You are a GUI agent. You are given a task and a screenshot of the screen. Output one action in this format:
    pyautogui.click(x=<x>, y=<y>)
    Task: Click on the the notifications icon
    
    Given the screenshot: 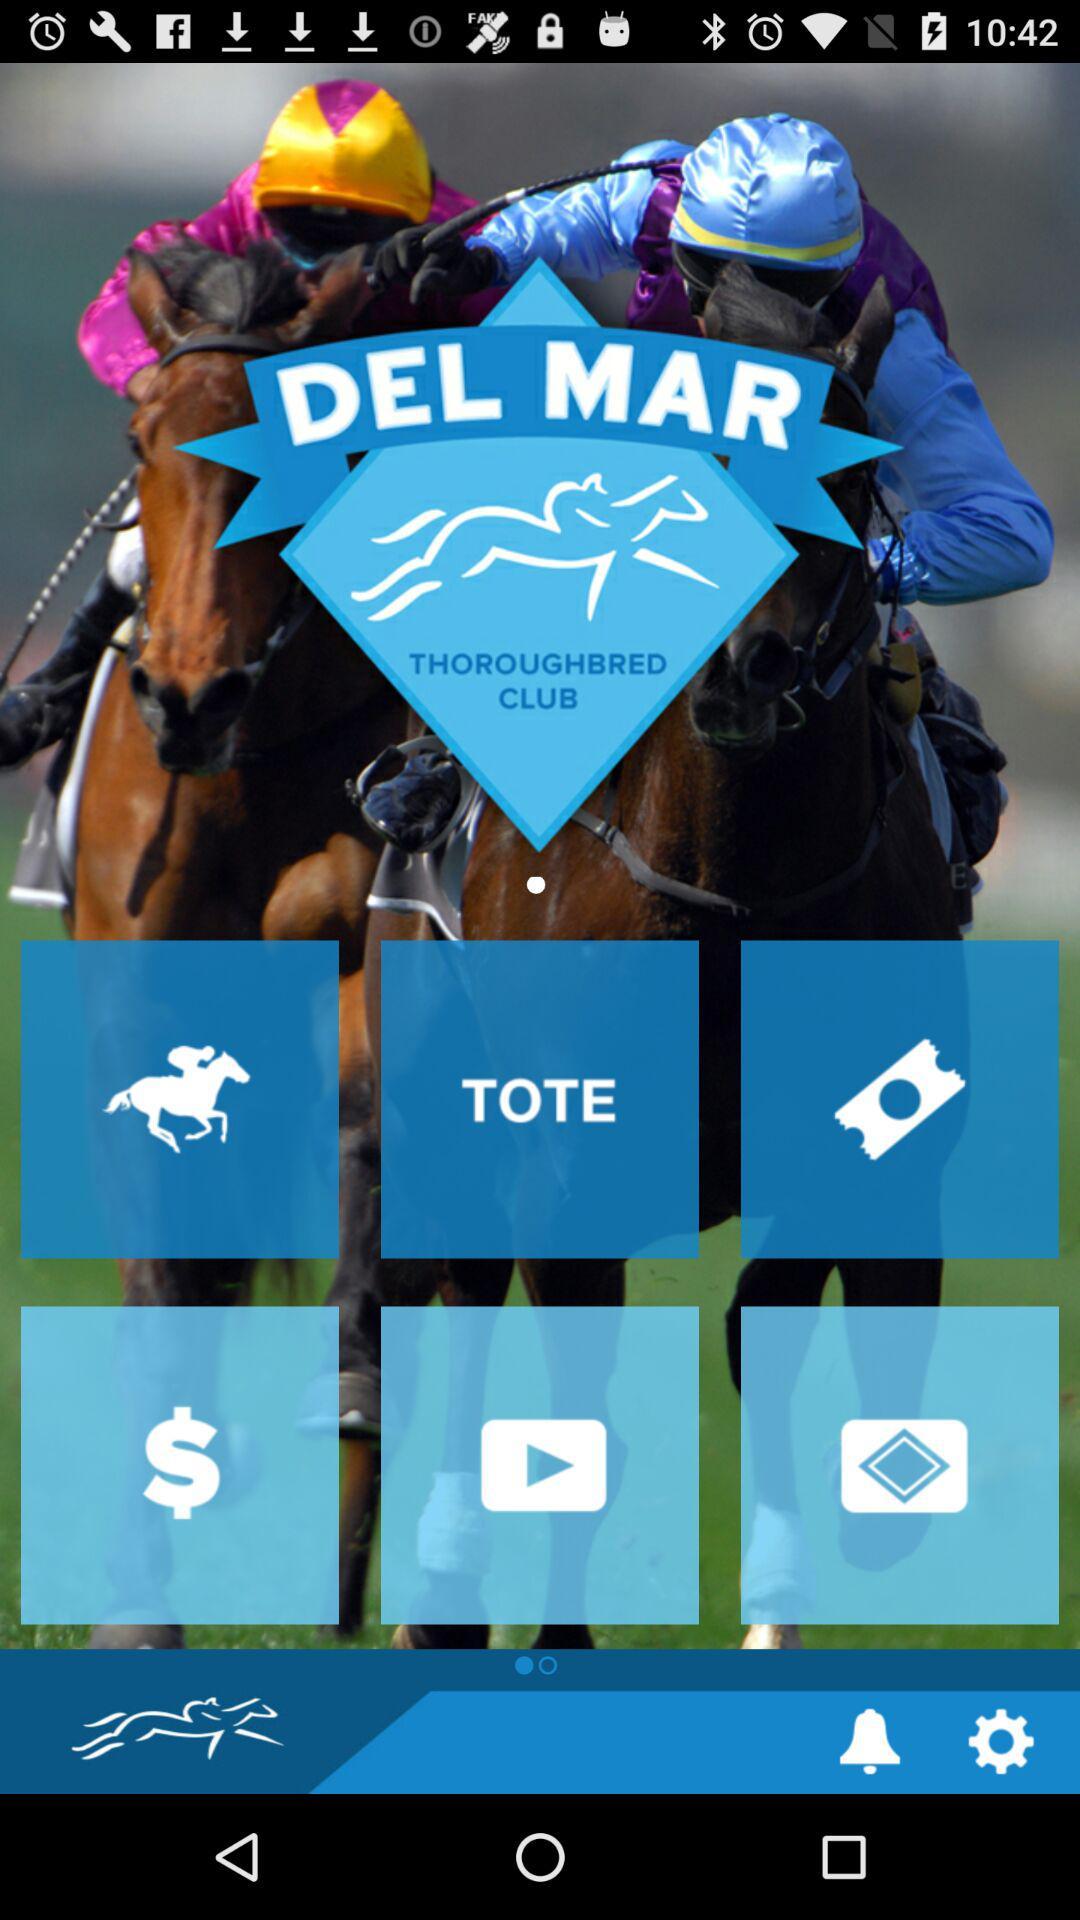 What is the action you would take?
    pyautogui.click(x=869, y=1862)
    